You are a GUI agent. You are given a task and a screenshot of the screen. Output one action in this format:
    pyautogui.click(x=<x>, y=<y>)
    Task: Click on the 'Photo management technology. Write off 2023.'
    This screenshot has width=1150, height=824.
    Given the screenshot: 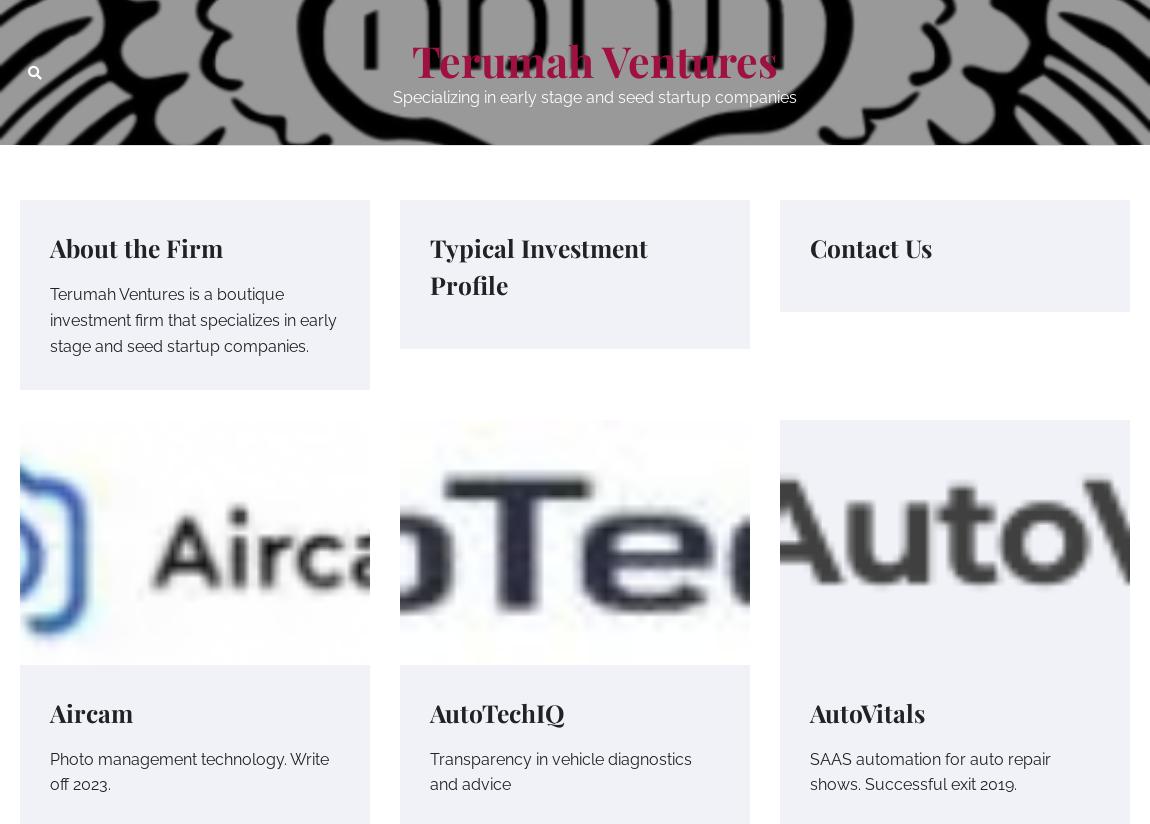 What is the action you would take?
    pyautogui.click(x=49, y=770)
    